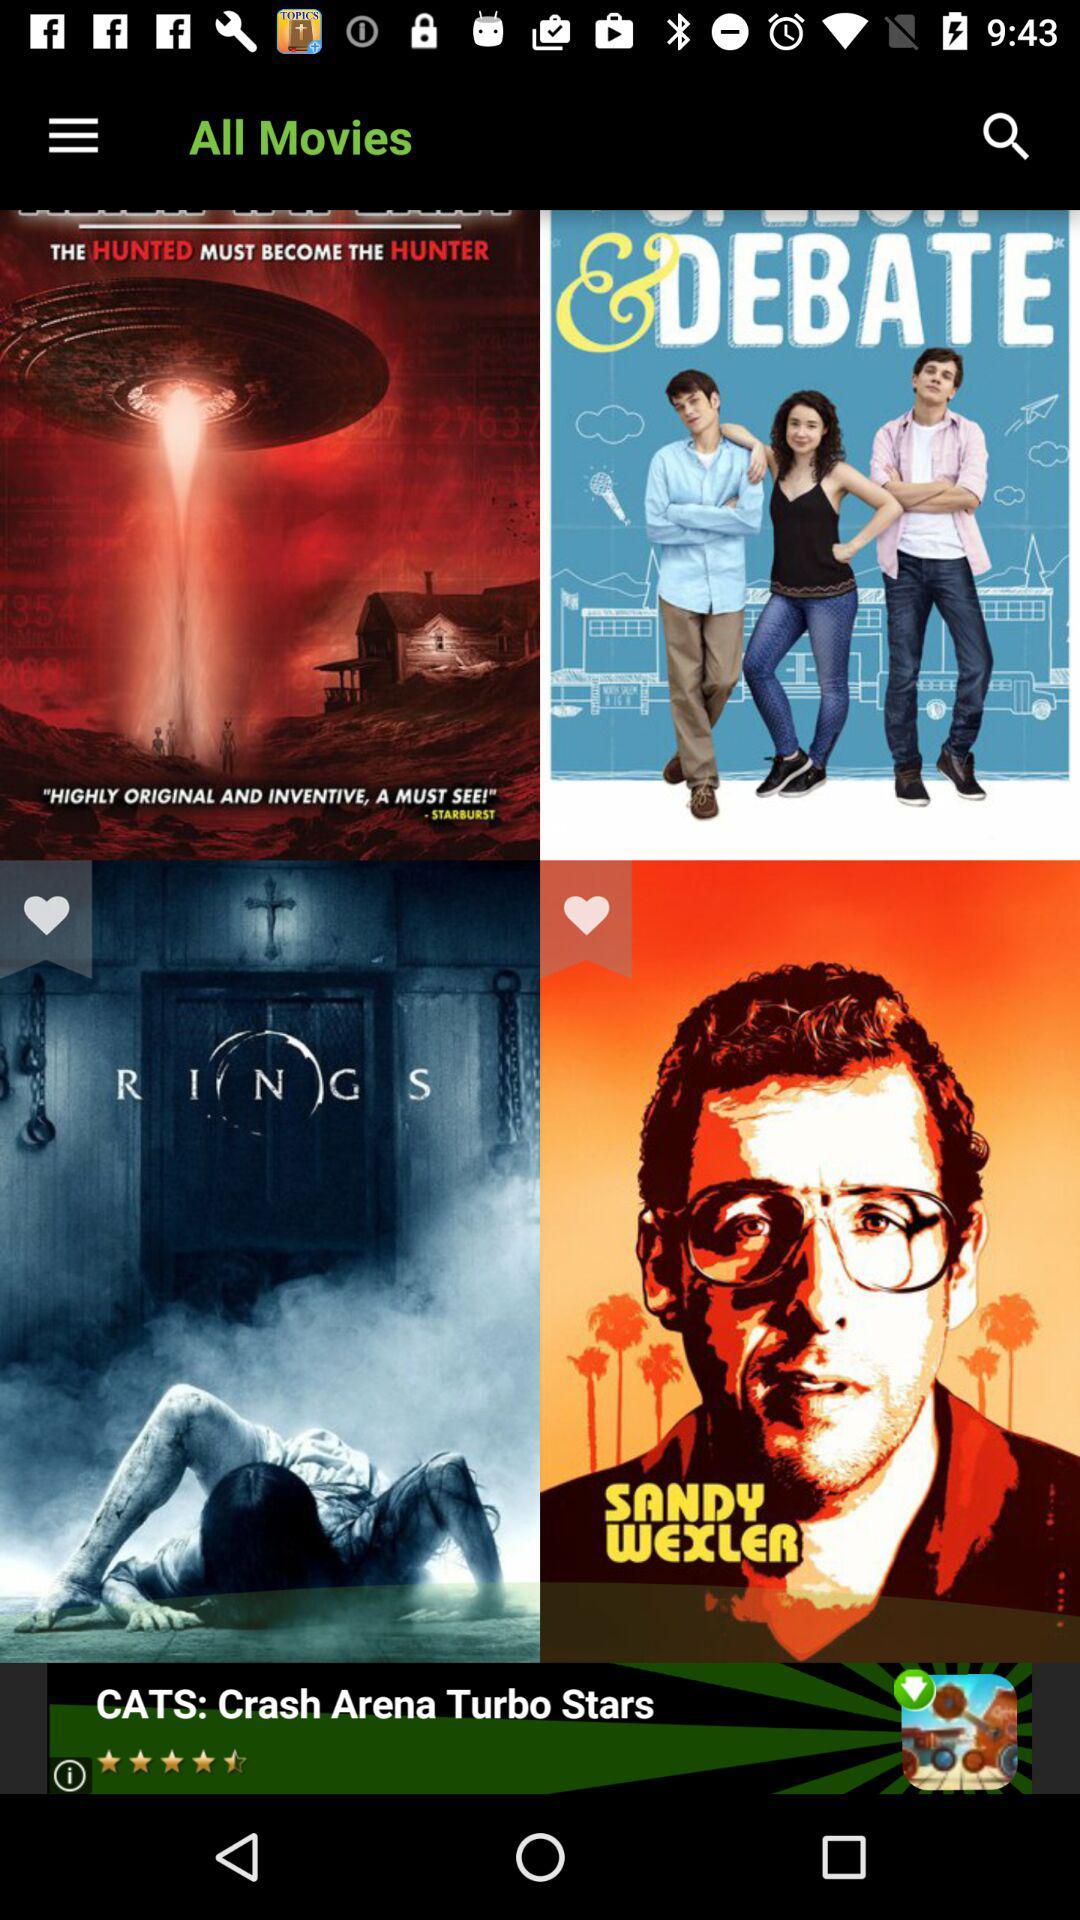  What do you see at coordinates (72, 135) in the screenshot?
I see `the item to the left of the all movies icon` at bounding box center [72, 135].